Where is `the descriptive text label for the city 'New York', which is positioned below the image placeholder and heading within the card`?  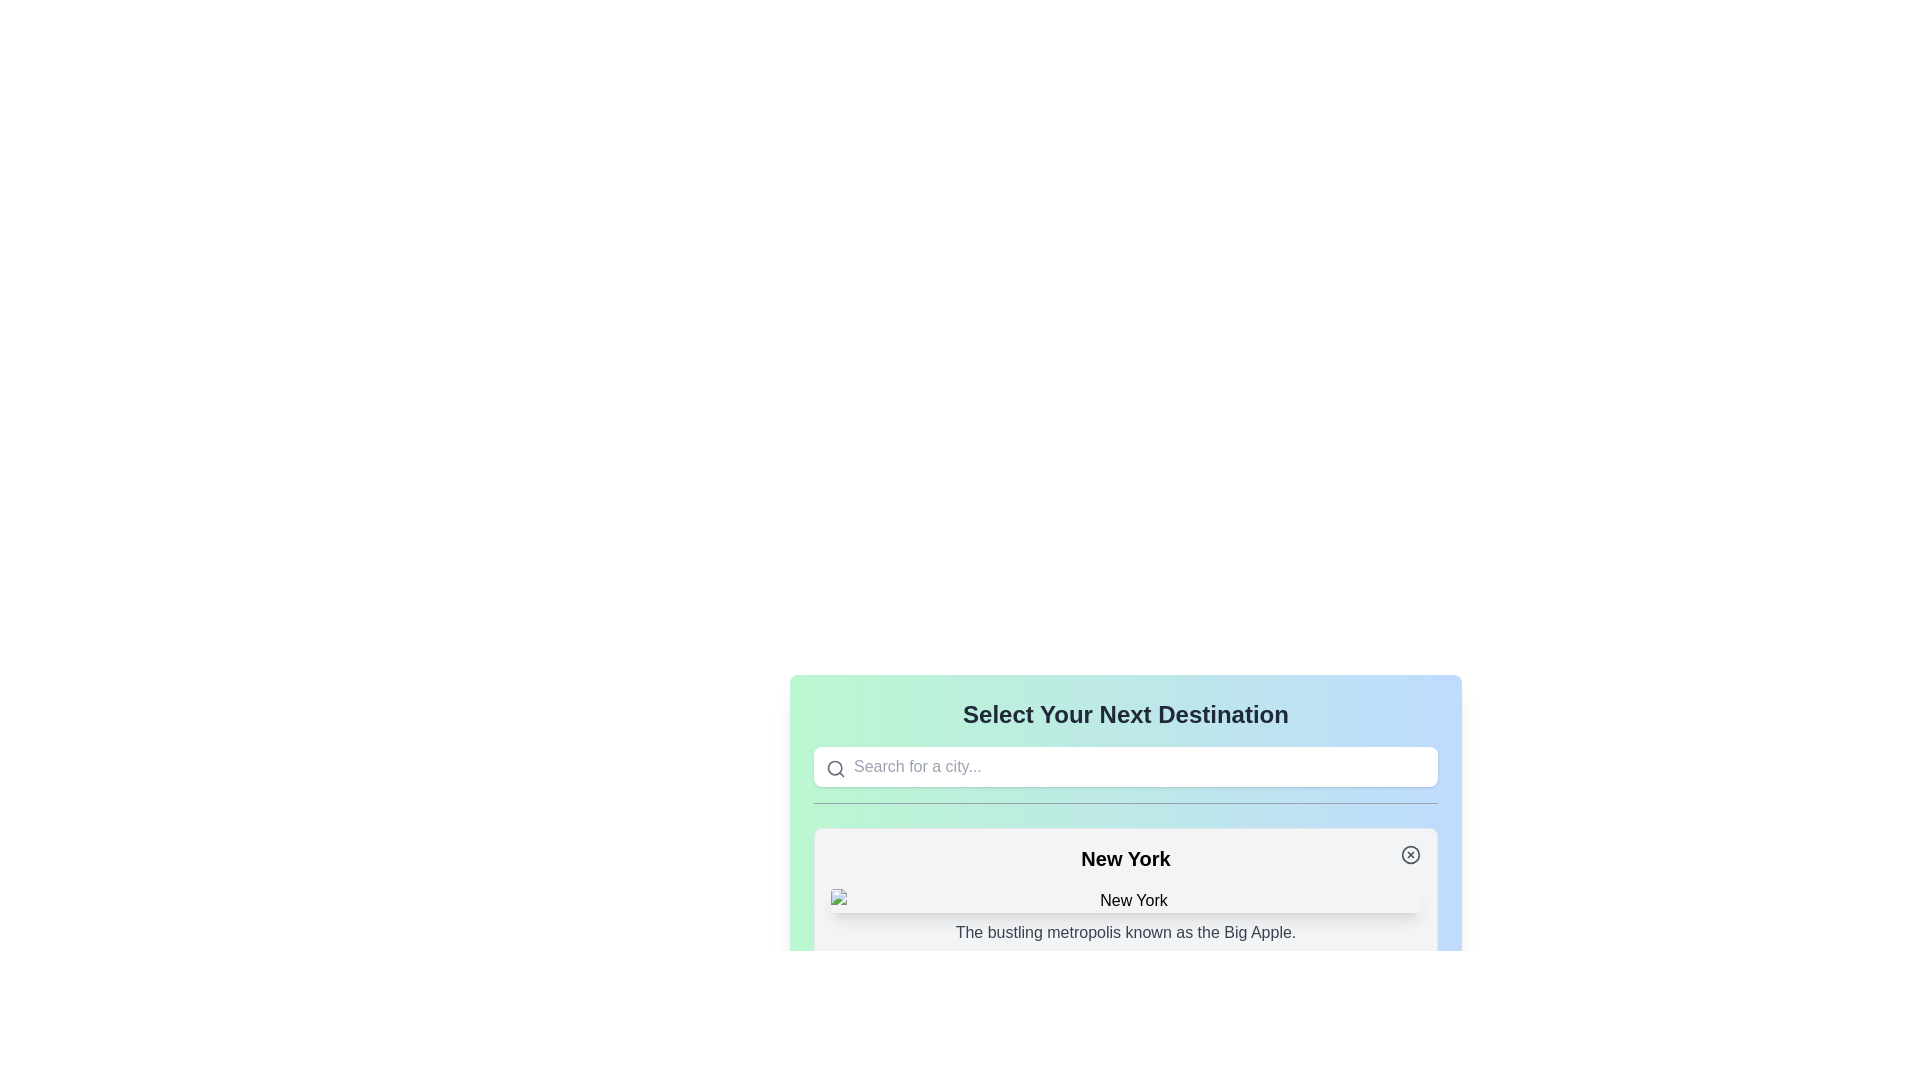
the descriptive text label for the city 'New York', which is positioned below the image placeholder and heading within the card is located at coordinates (1126, 933).